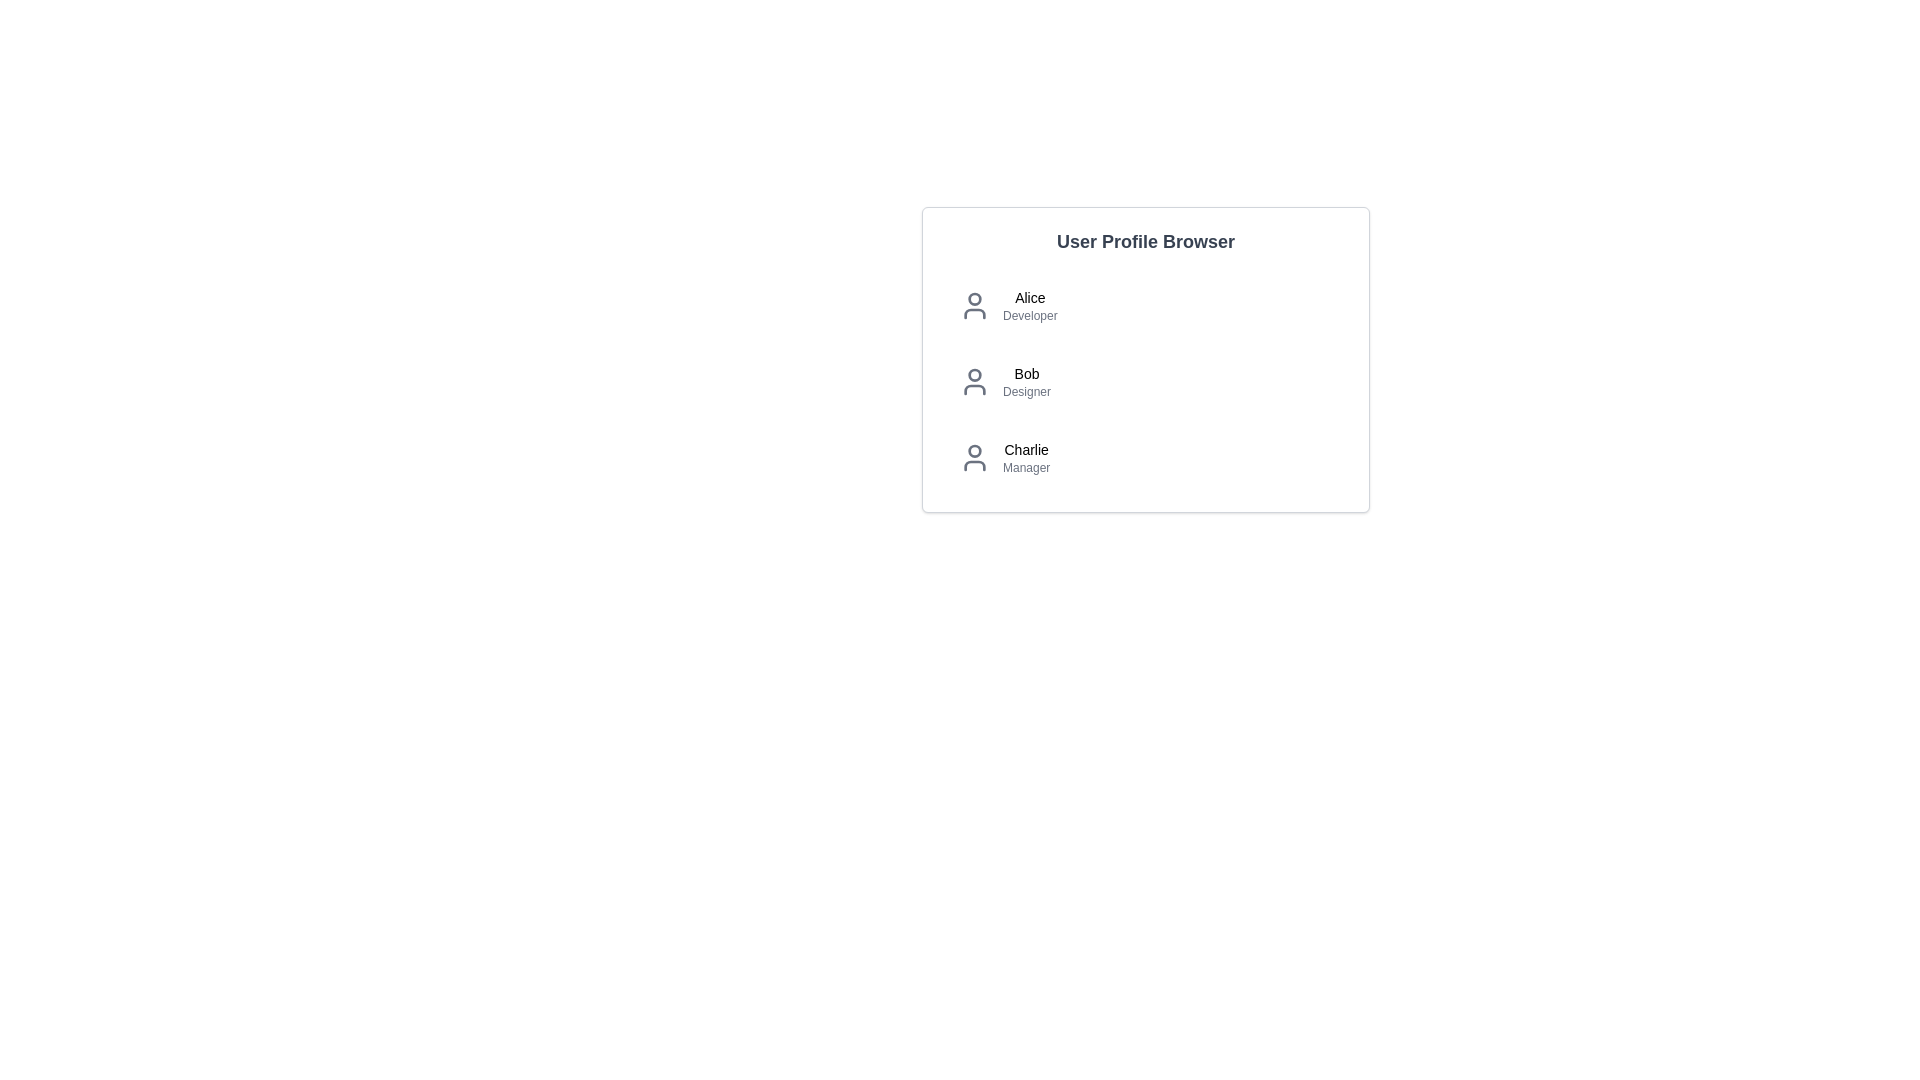  What do you see at coordinates (1027, 374) in the screenshot?
I see `the text label 'Bob' that is styled in small-sized text with medium font weight, located in the middle section of a user profile list, positioned above 'Charlie' and below 'Designer'` at bounding box center [1027, 374].